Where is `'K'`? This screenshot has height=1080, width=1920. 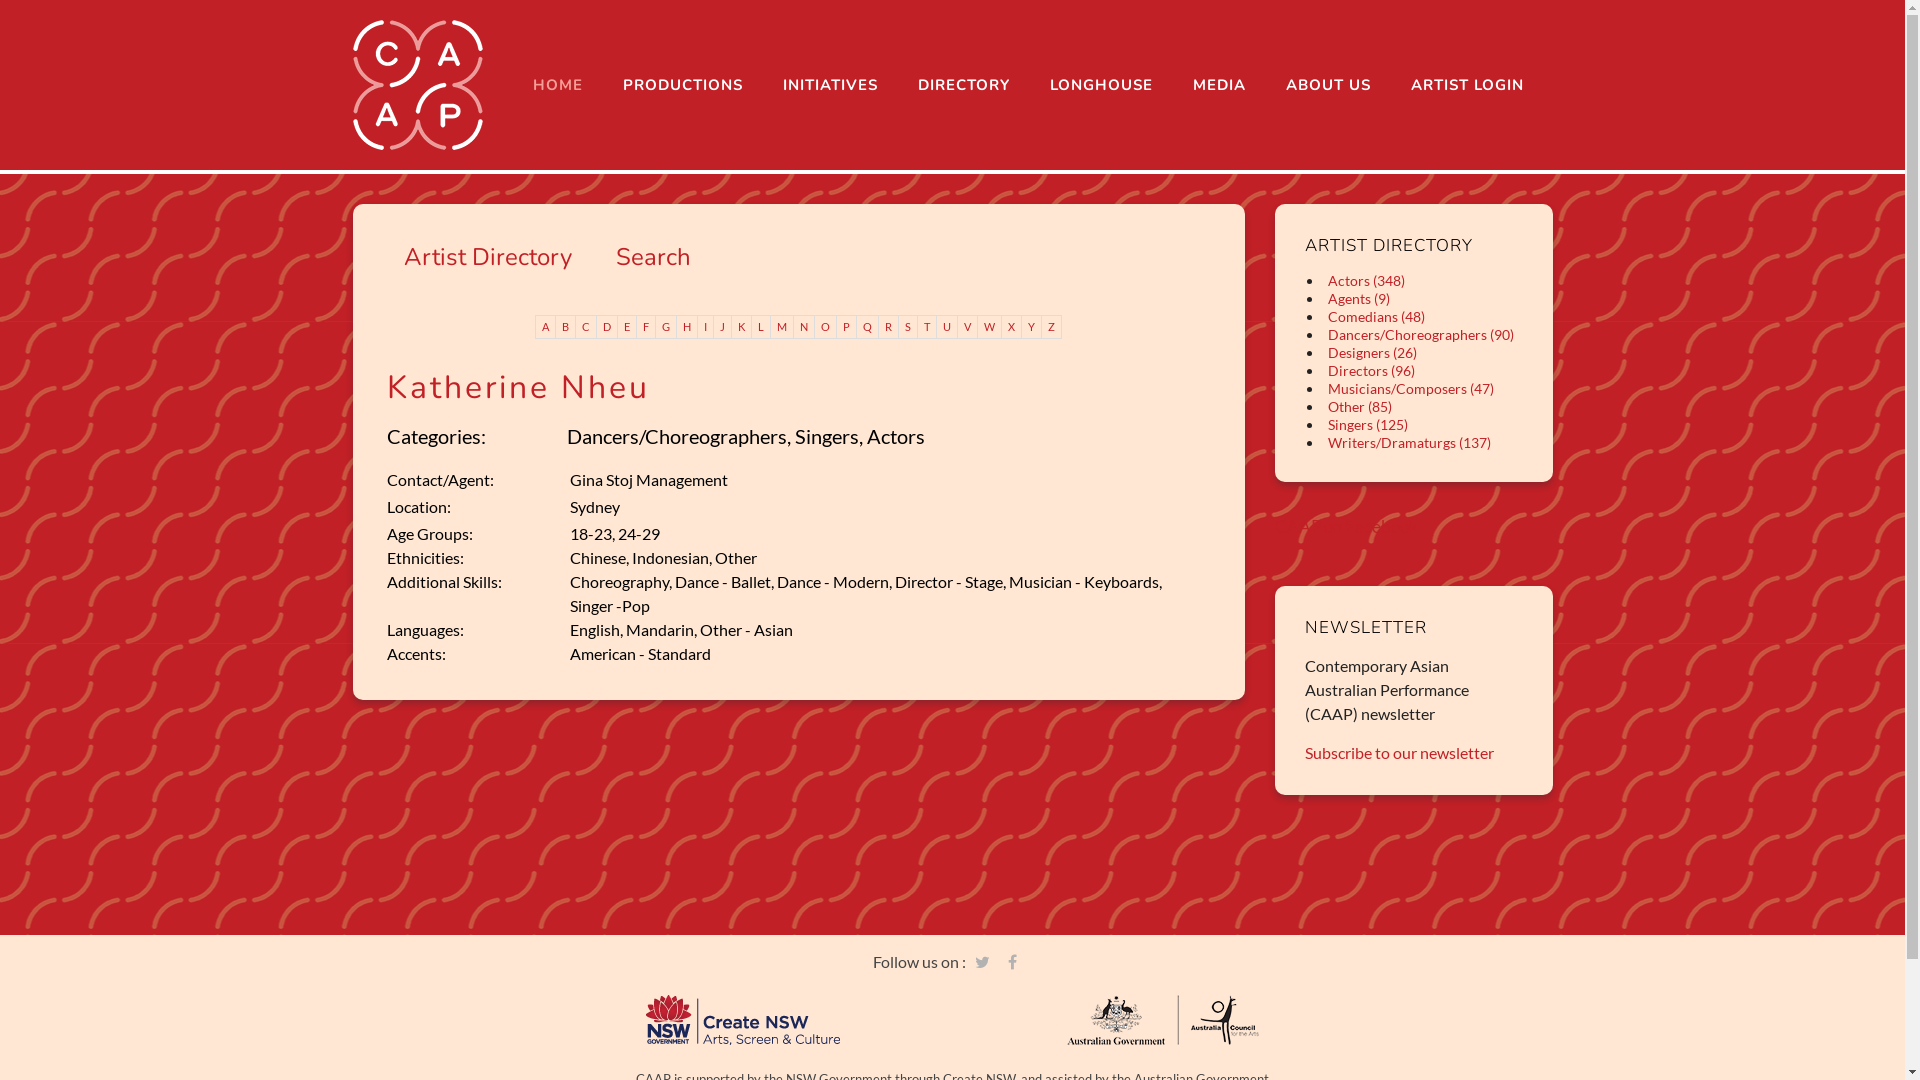 'K' is located at coordinates (741, 326).